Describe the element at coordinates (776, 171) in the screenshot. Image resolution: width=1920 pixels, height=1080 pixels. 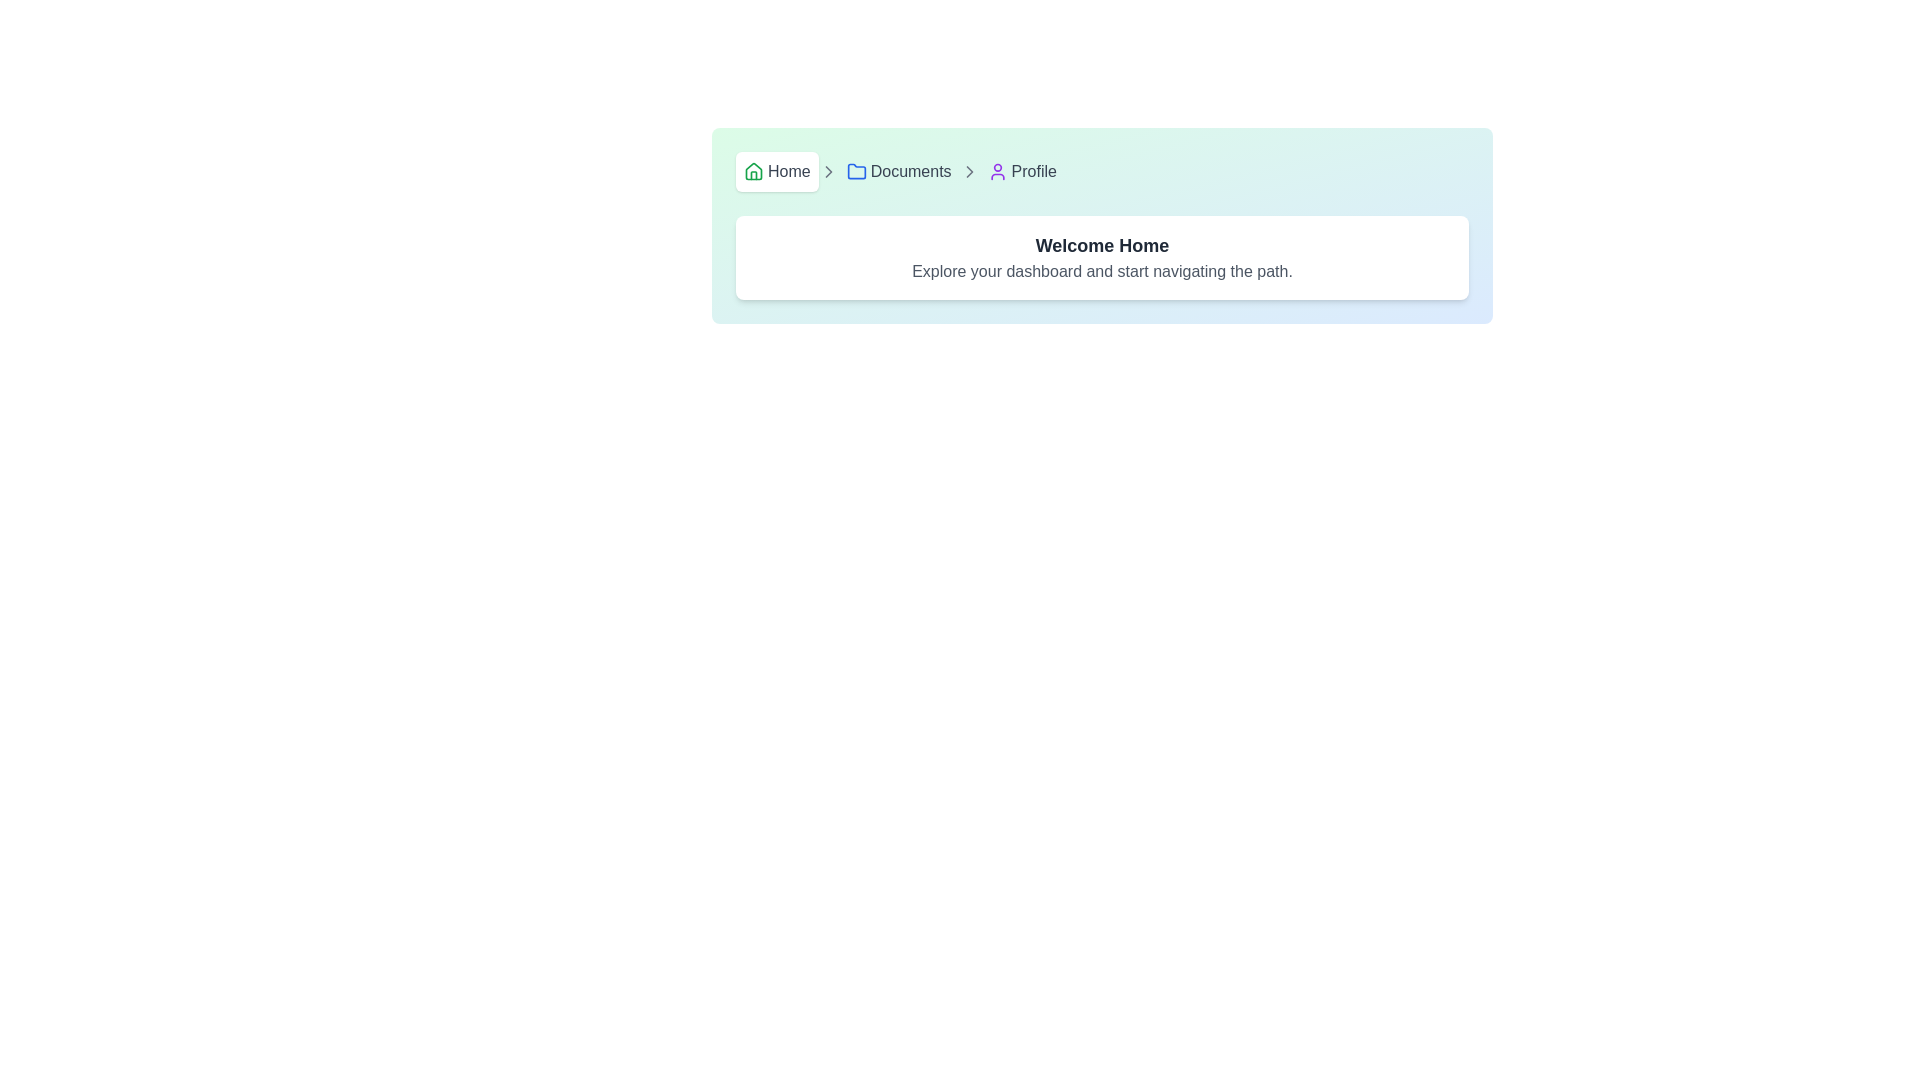
I see `the first button in the breadcrumb navigation row` at that location.